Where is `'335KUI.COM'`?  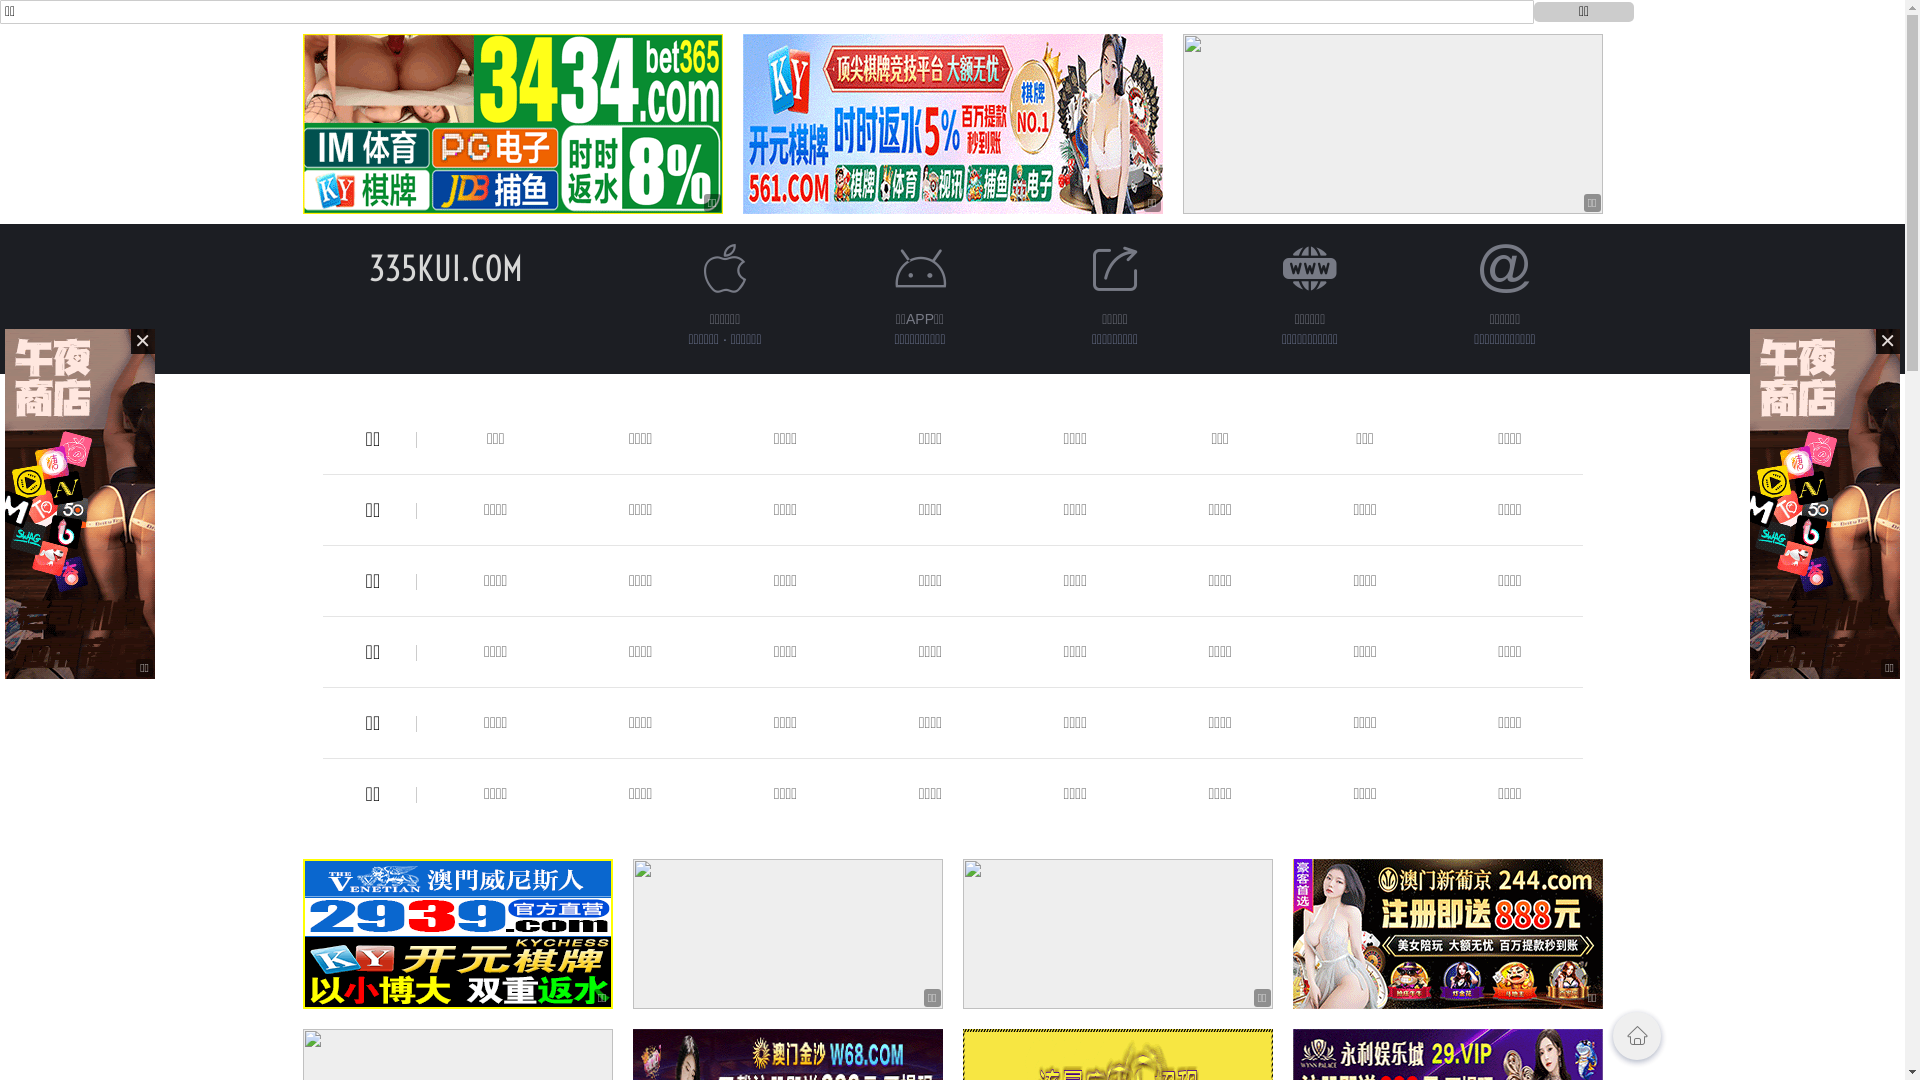 '335KUI.COM' is located at coordinates (444, 267).